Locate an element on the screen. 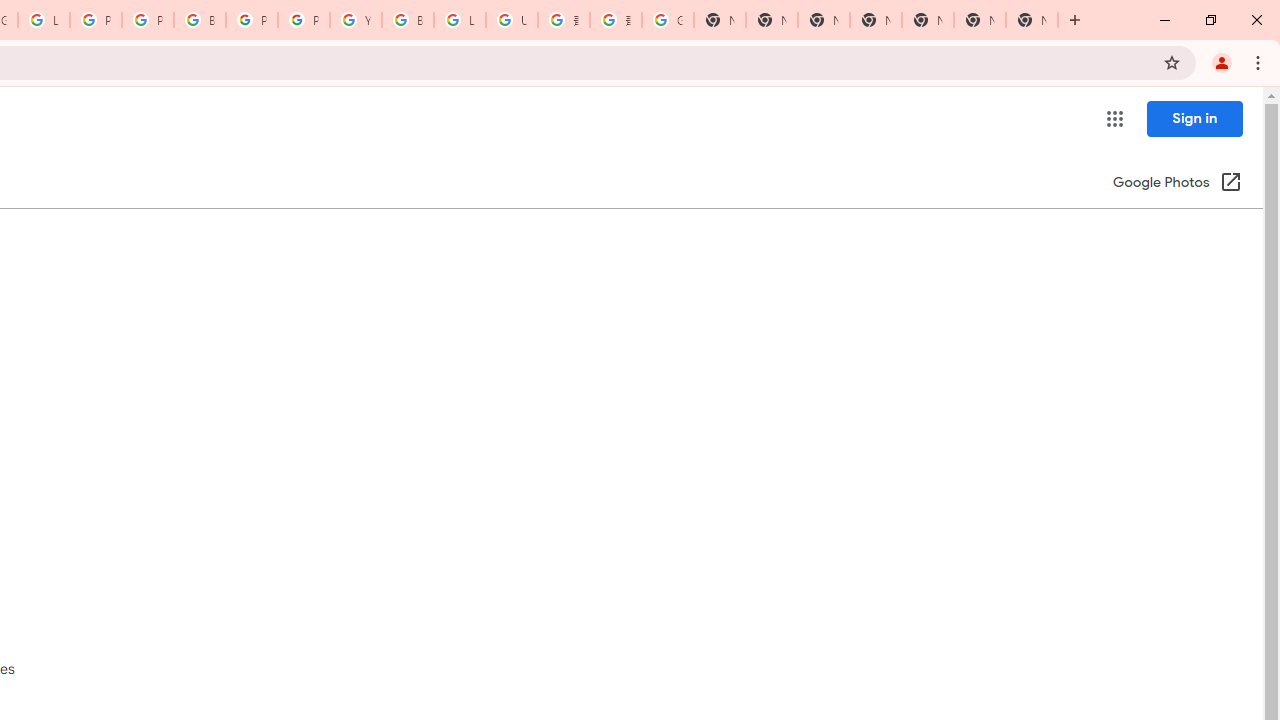  'Google Photos (Open in a new window)' is located at coordinates (1177, 183).